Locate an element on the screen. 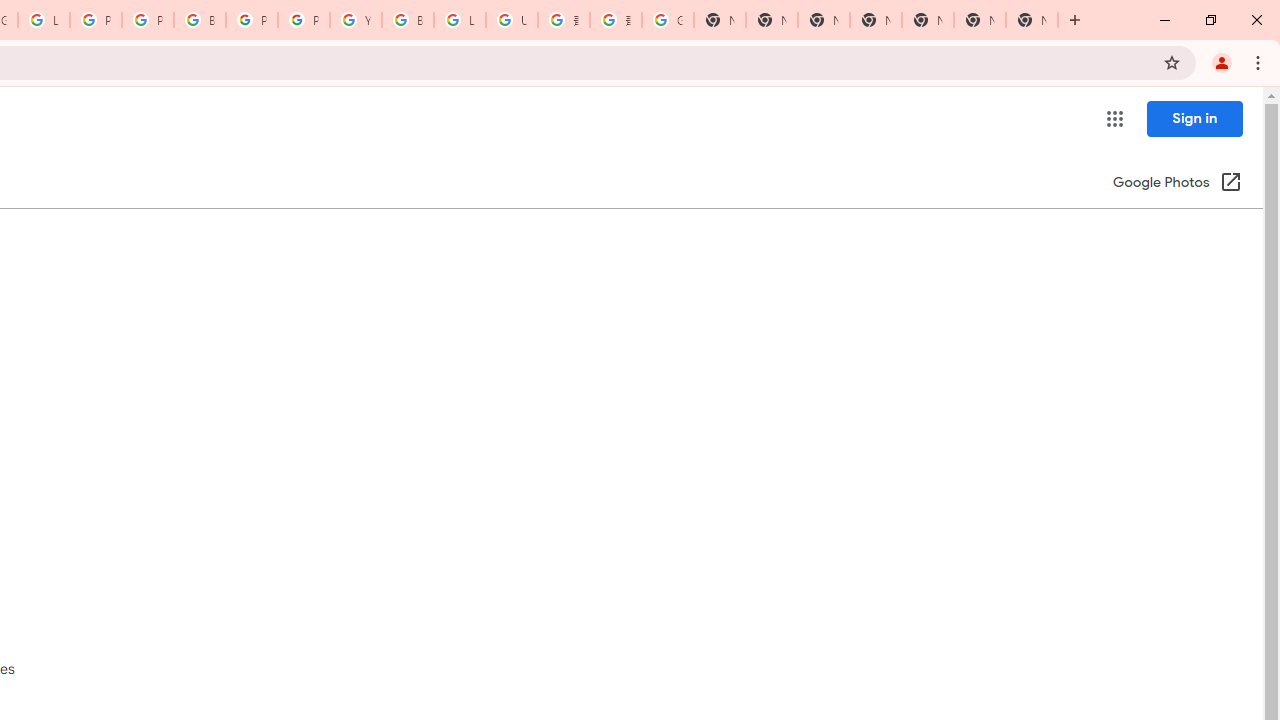  'Google Photos (Open in a new window)' is located at coordinates (1177, 183).